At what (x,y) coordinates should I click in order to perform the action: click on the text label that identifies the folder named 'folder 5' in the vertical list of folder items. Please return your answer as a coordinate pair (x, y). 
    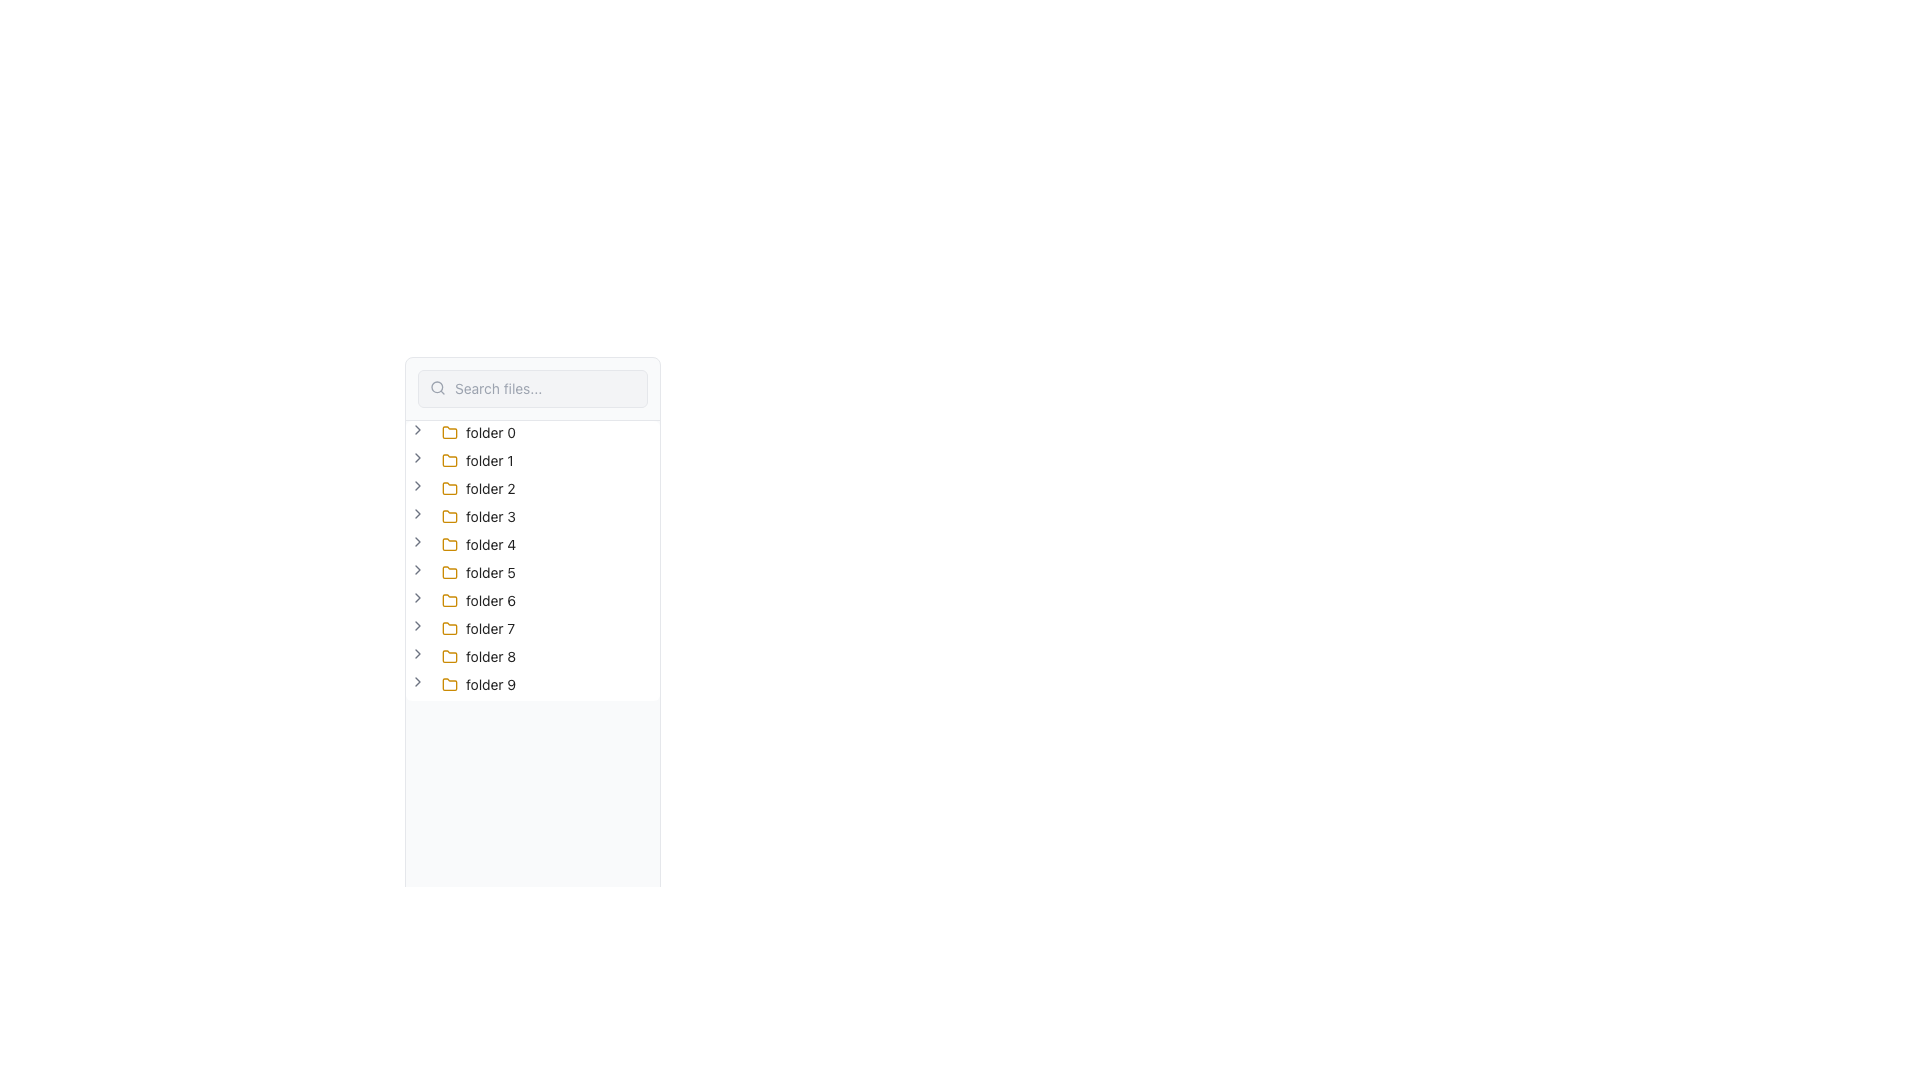
    Looking at the image, I should click on (490, 573).